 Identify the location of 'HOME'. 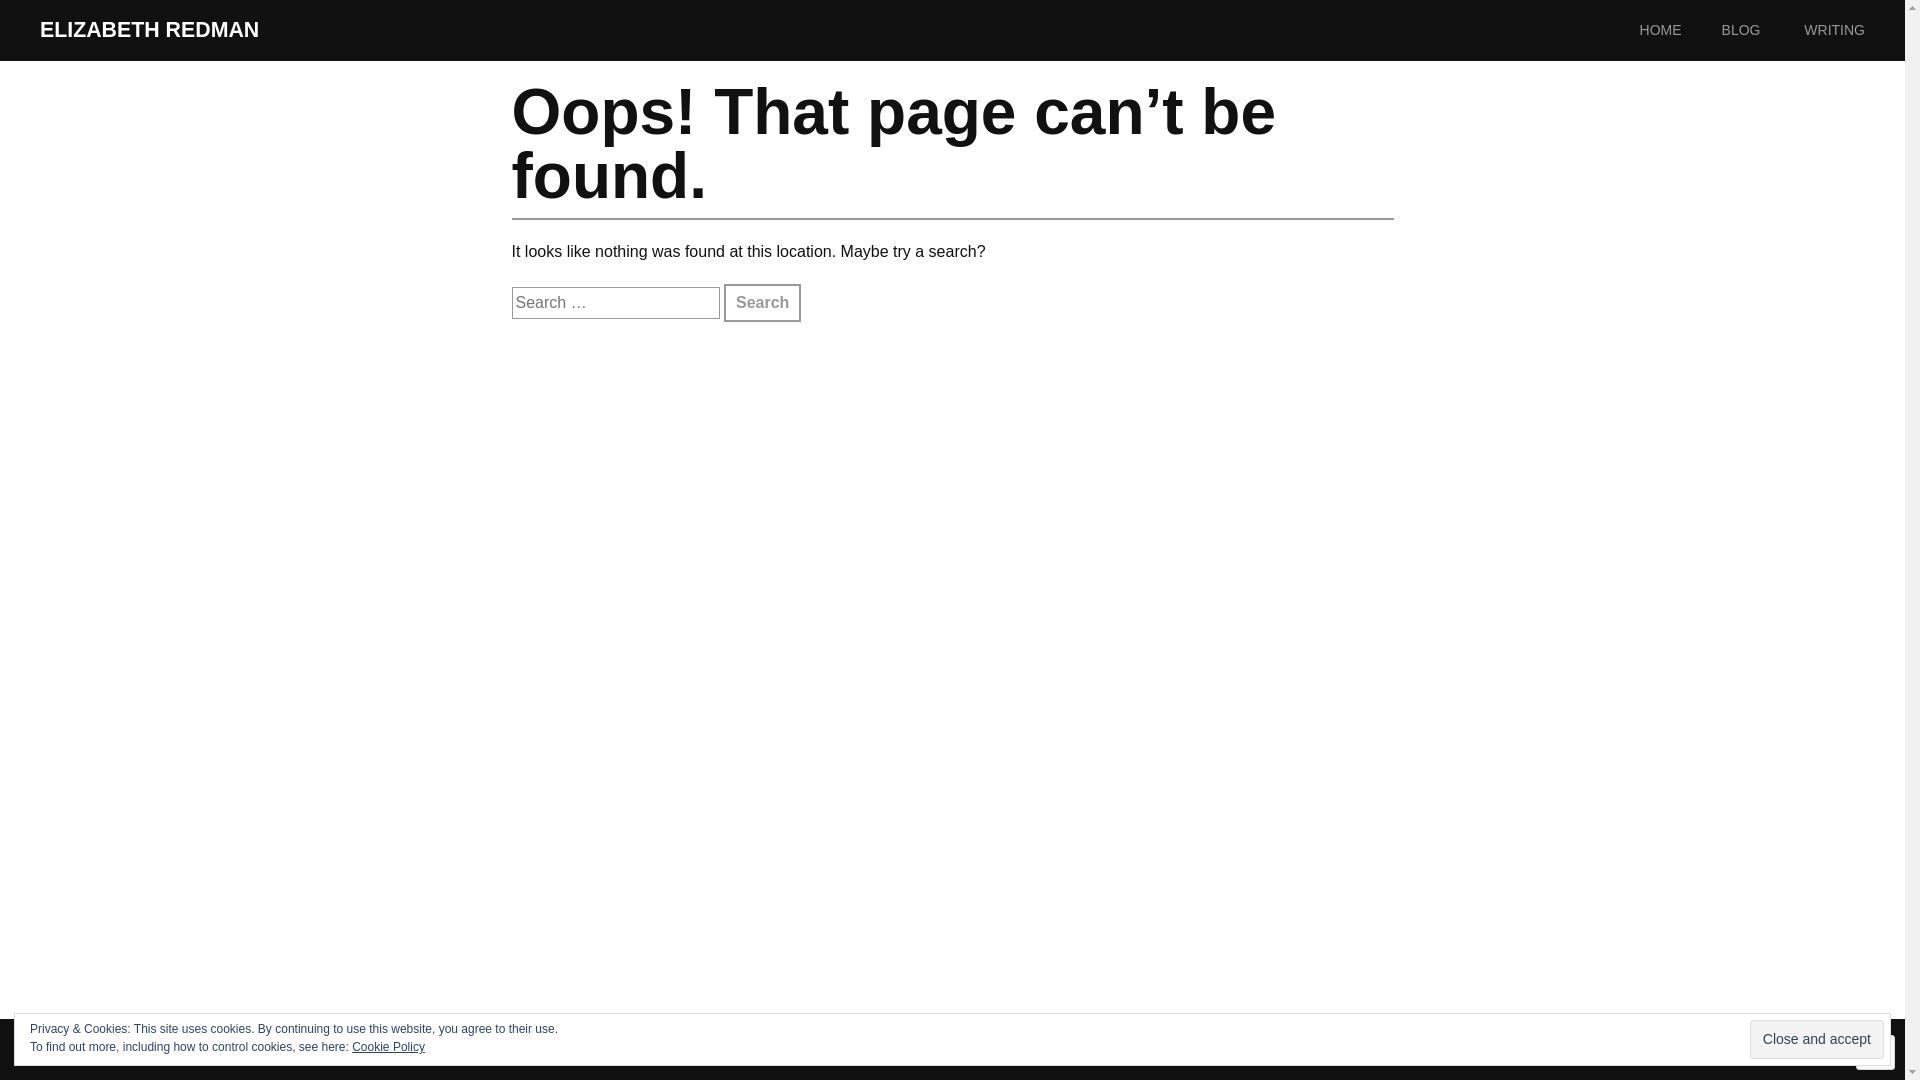
(1680, 30).